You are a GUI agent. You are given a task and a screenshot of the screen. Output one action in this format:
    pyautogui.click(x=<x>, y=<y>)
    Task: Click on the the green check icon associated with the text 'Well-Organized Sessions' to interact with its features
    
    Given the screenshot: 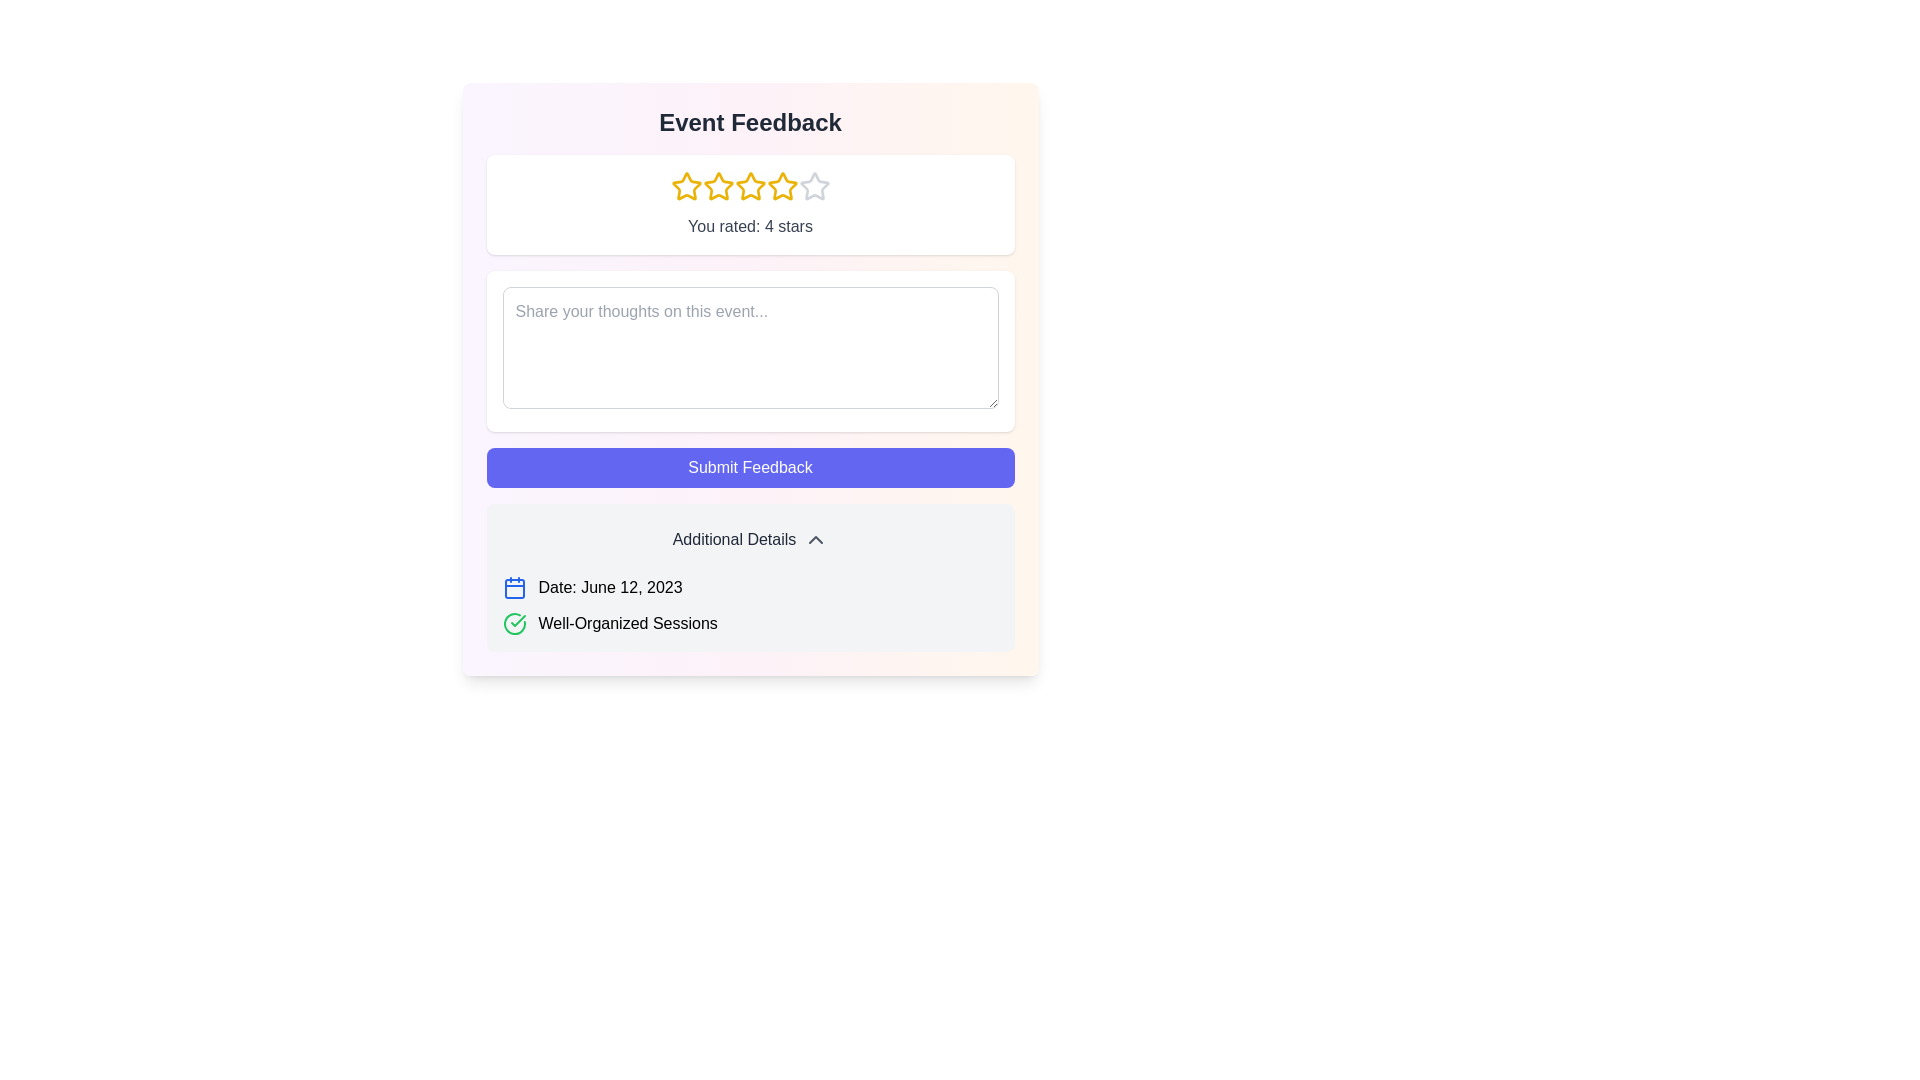 What is the action you would take?
    pyautogui.click(x=514, y=623)
    